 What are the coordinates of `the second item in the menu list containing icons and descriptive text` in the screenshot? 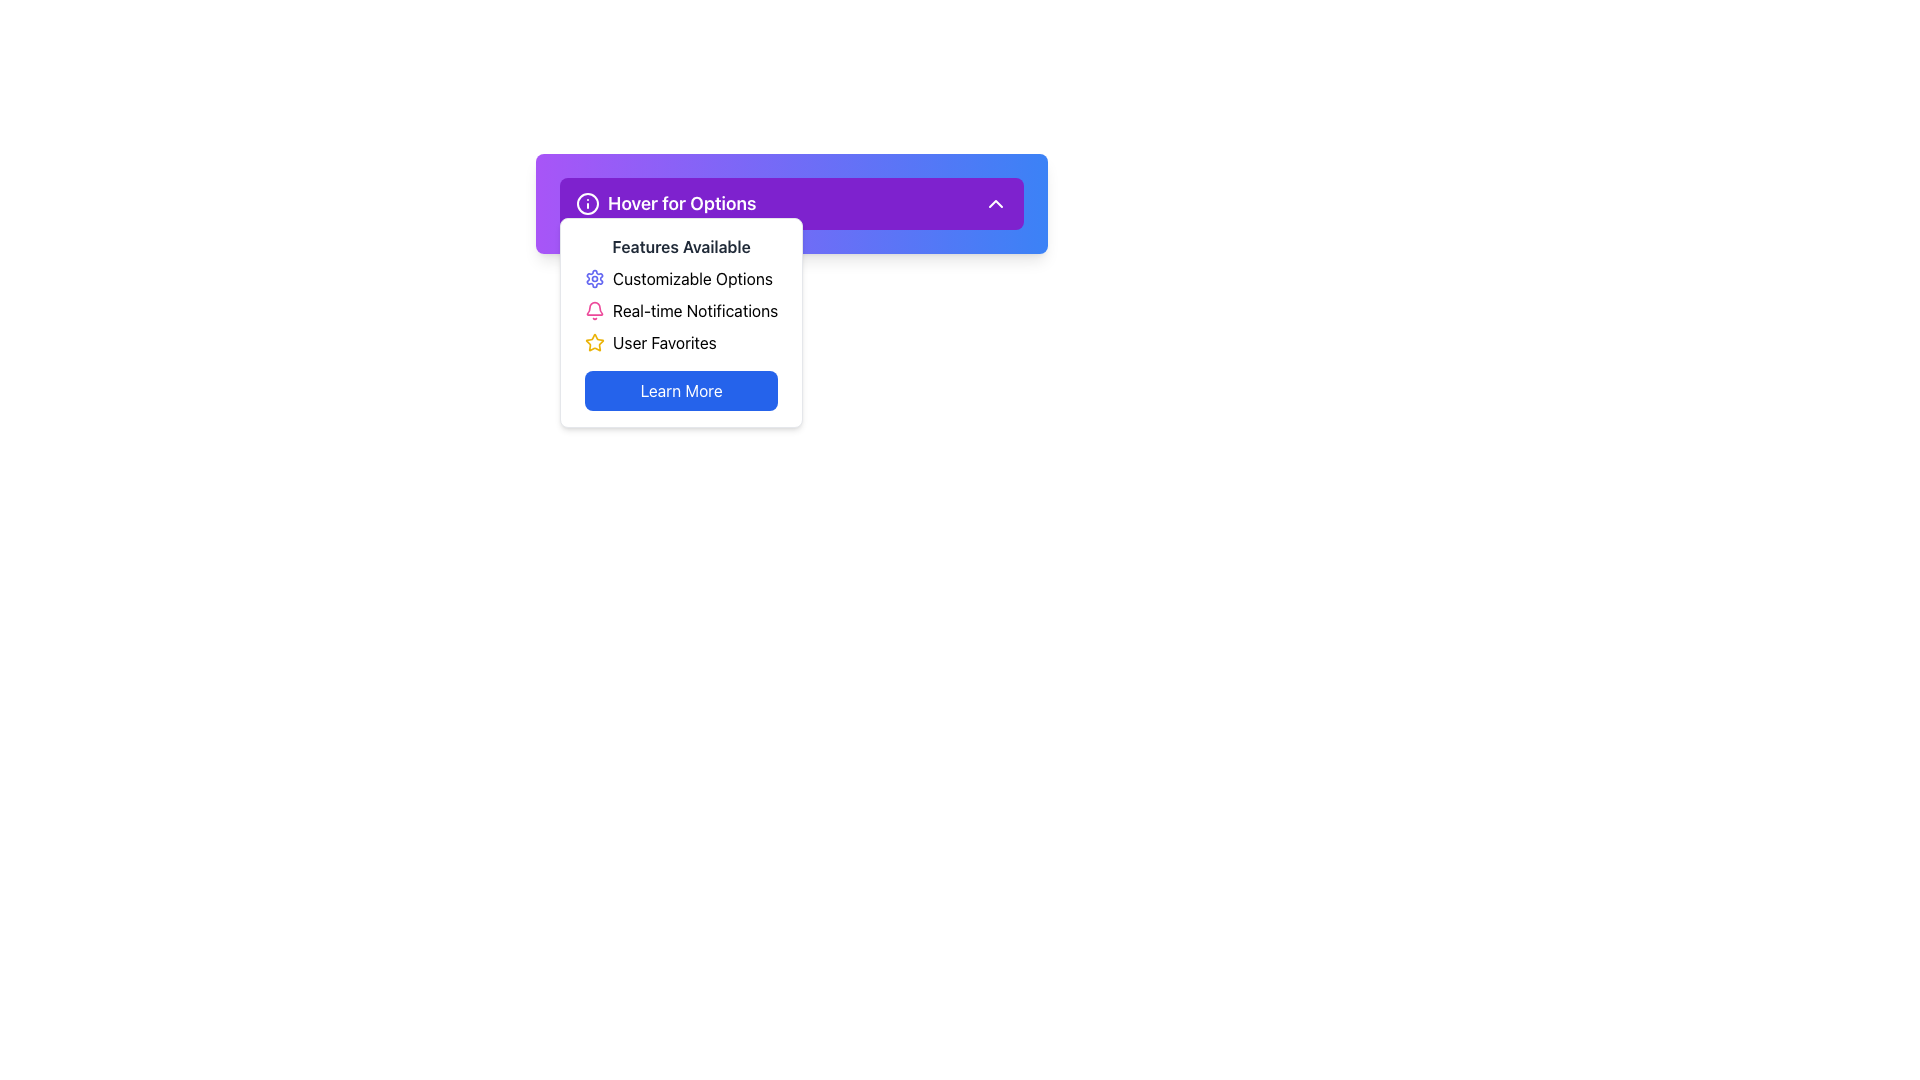 It's located at (681, 311).